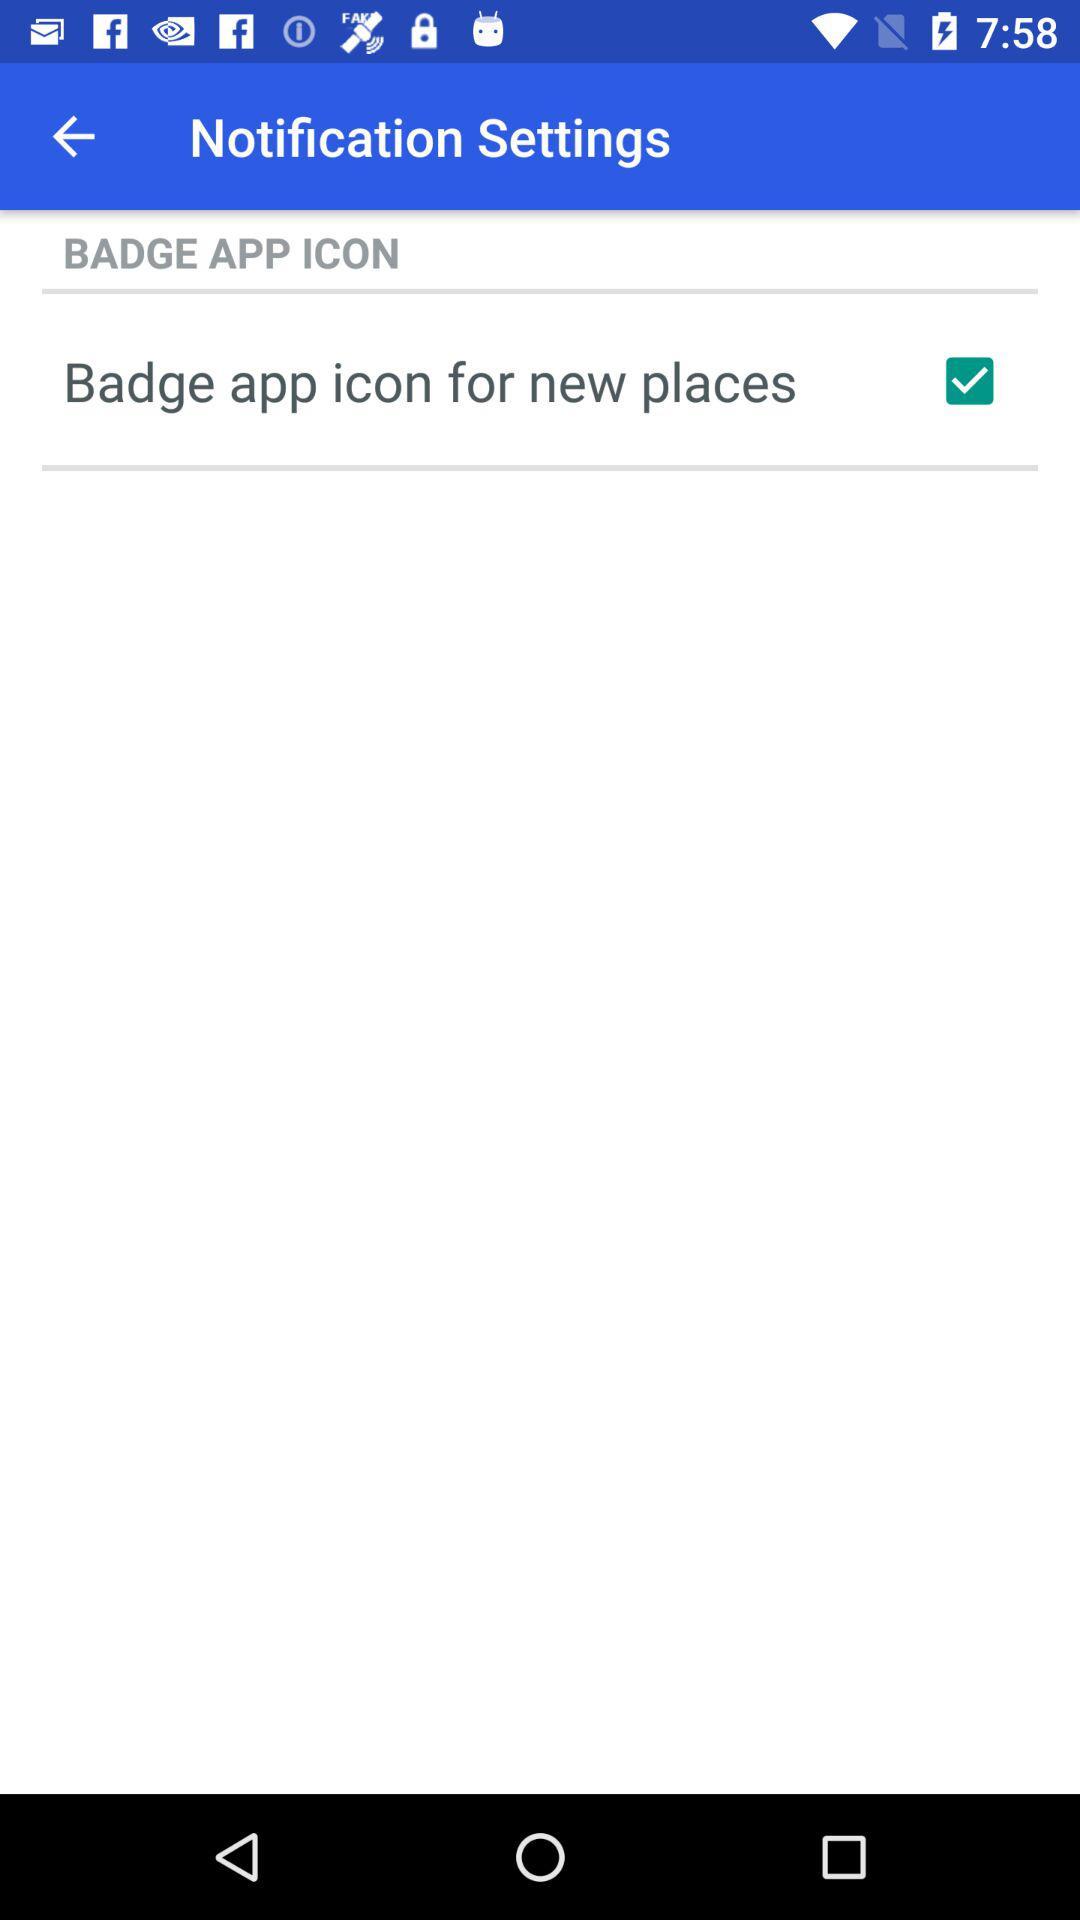 The width and height of the screenshot is (1080, 1920). I want to click on icon above the badge app icon, so click(72, 135).